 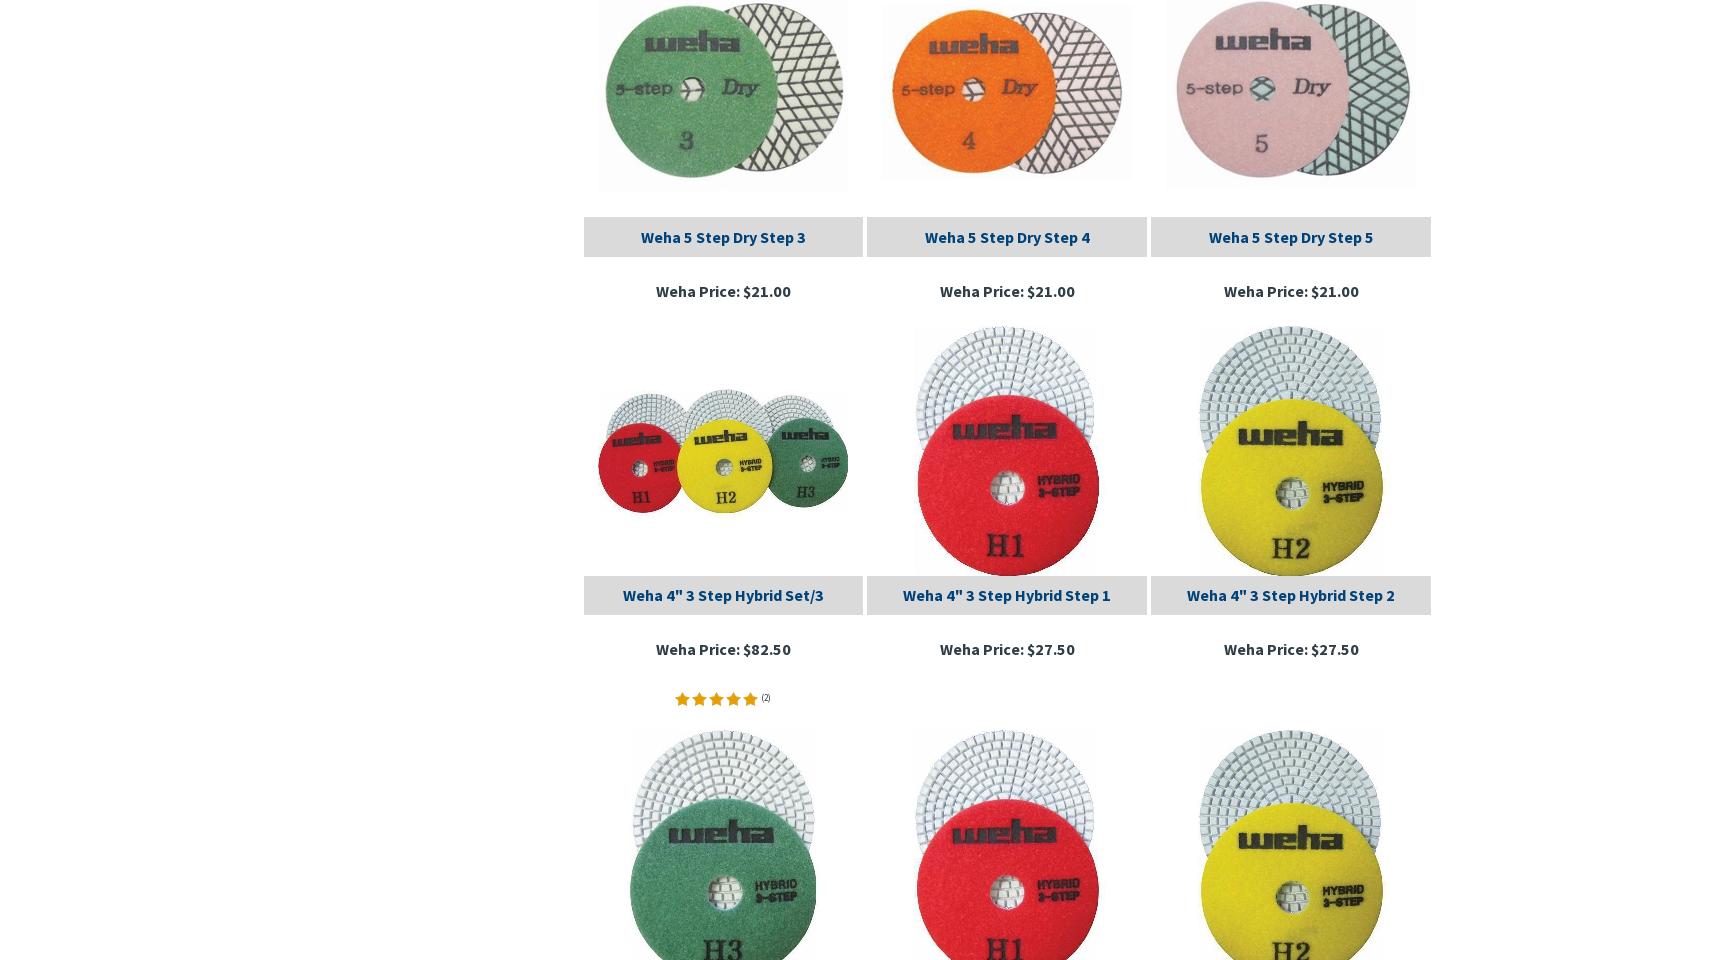 What do you see at coordinates (764, 647) in the screenshot?
I see `'$82.50'` at bounding box center [764, 647].